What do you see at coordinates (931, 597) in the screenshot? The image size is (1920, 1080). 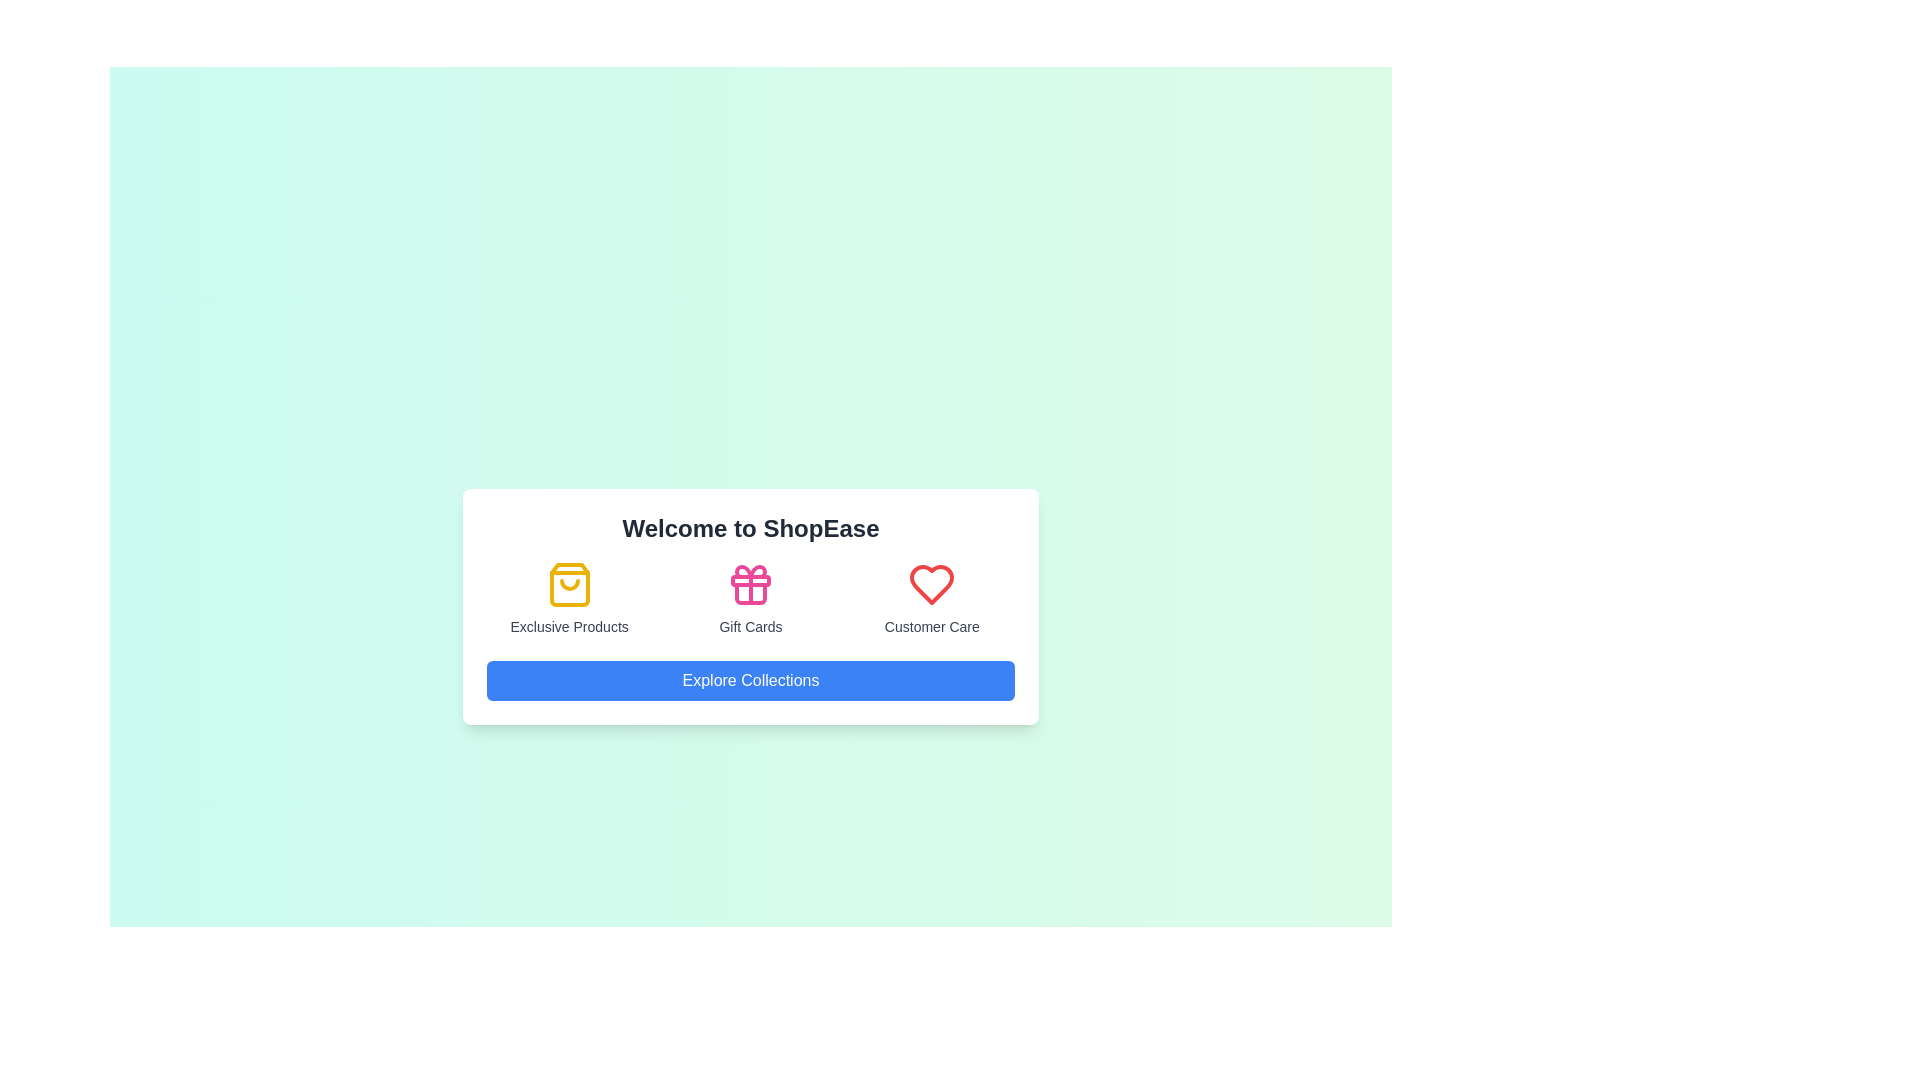 I see `the Informative label with a red heart icon and the text 'Customer Care', which is the third item in a horizontal list at the bottom-right of the central white card` at bounding box center [931, 597].